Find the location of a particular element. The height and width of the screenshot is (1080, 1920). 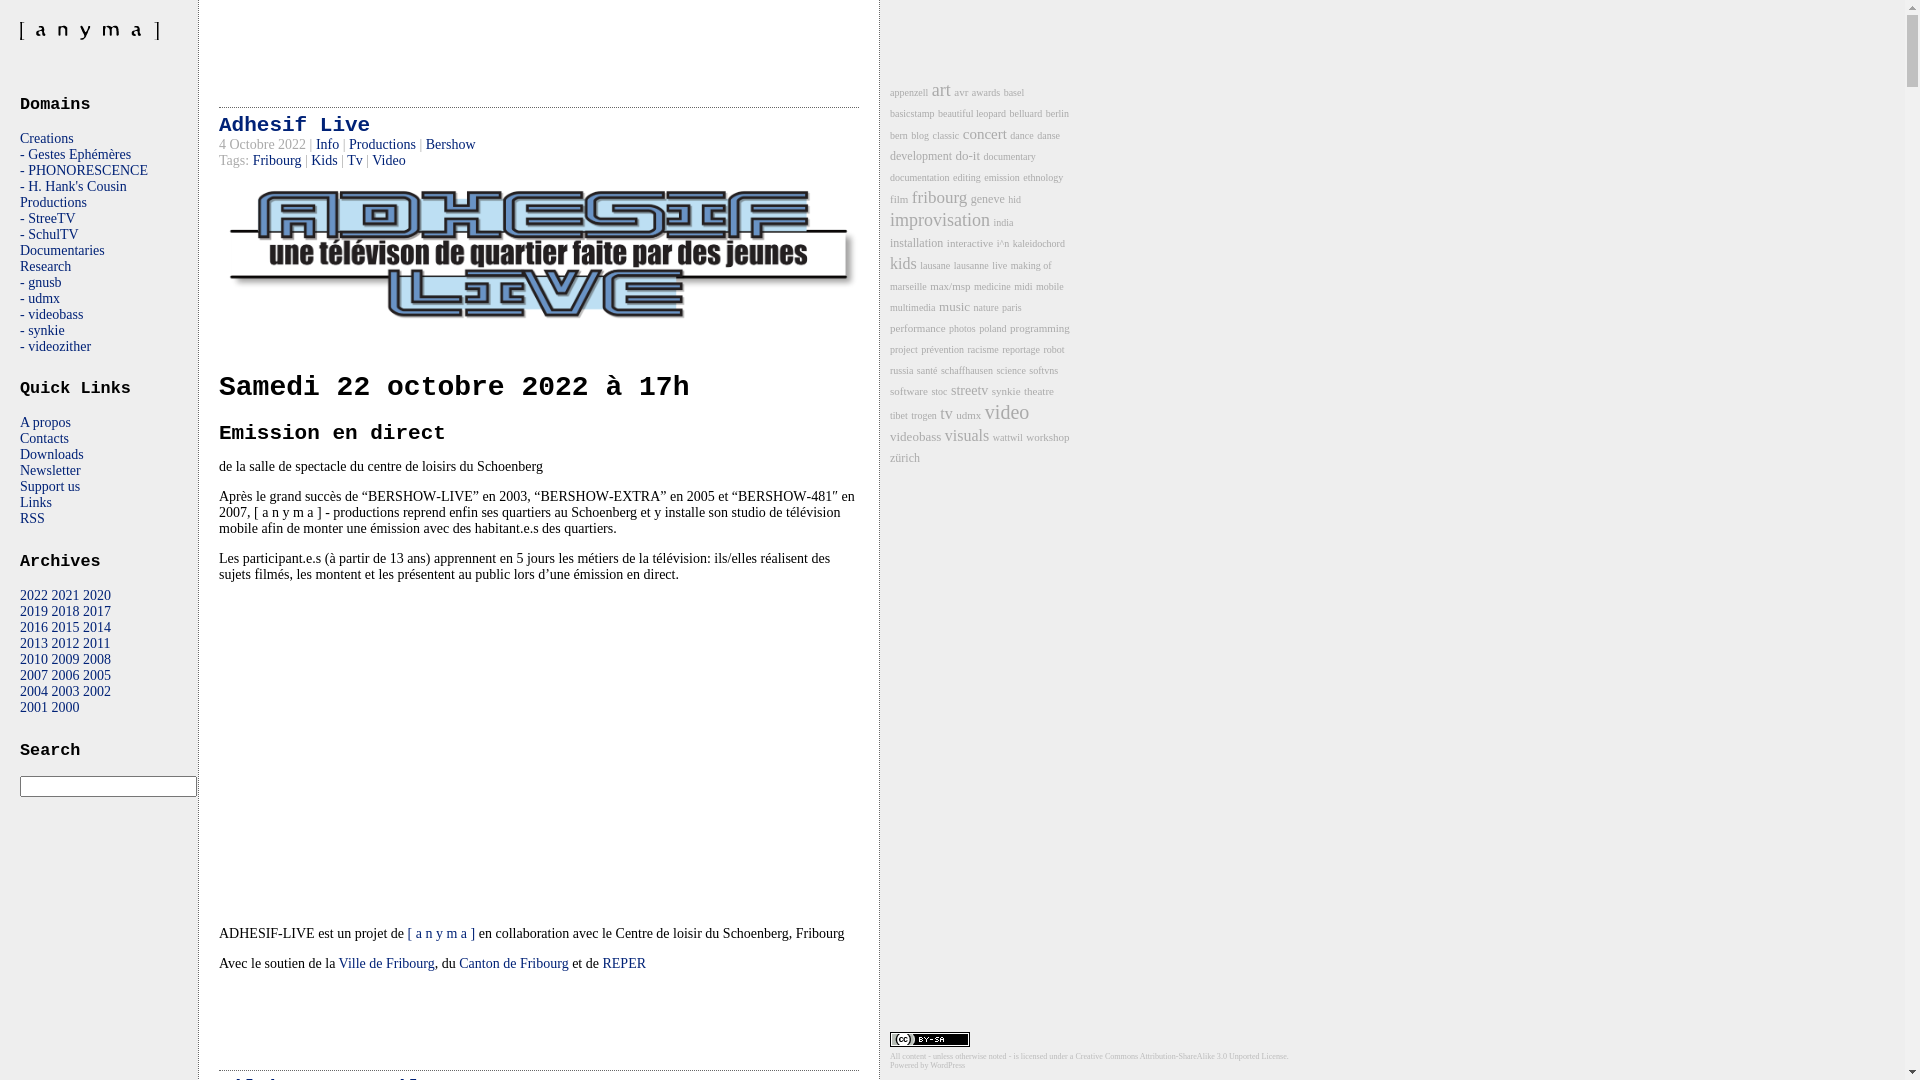

'2010' is located at coordinates (19, 659).